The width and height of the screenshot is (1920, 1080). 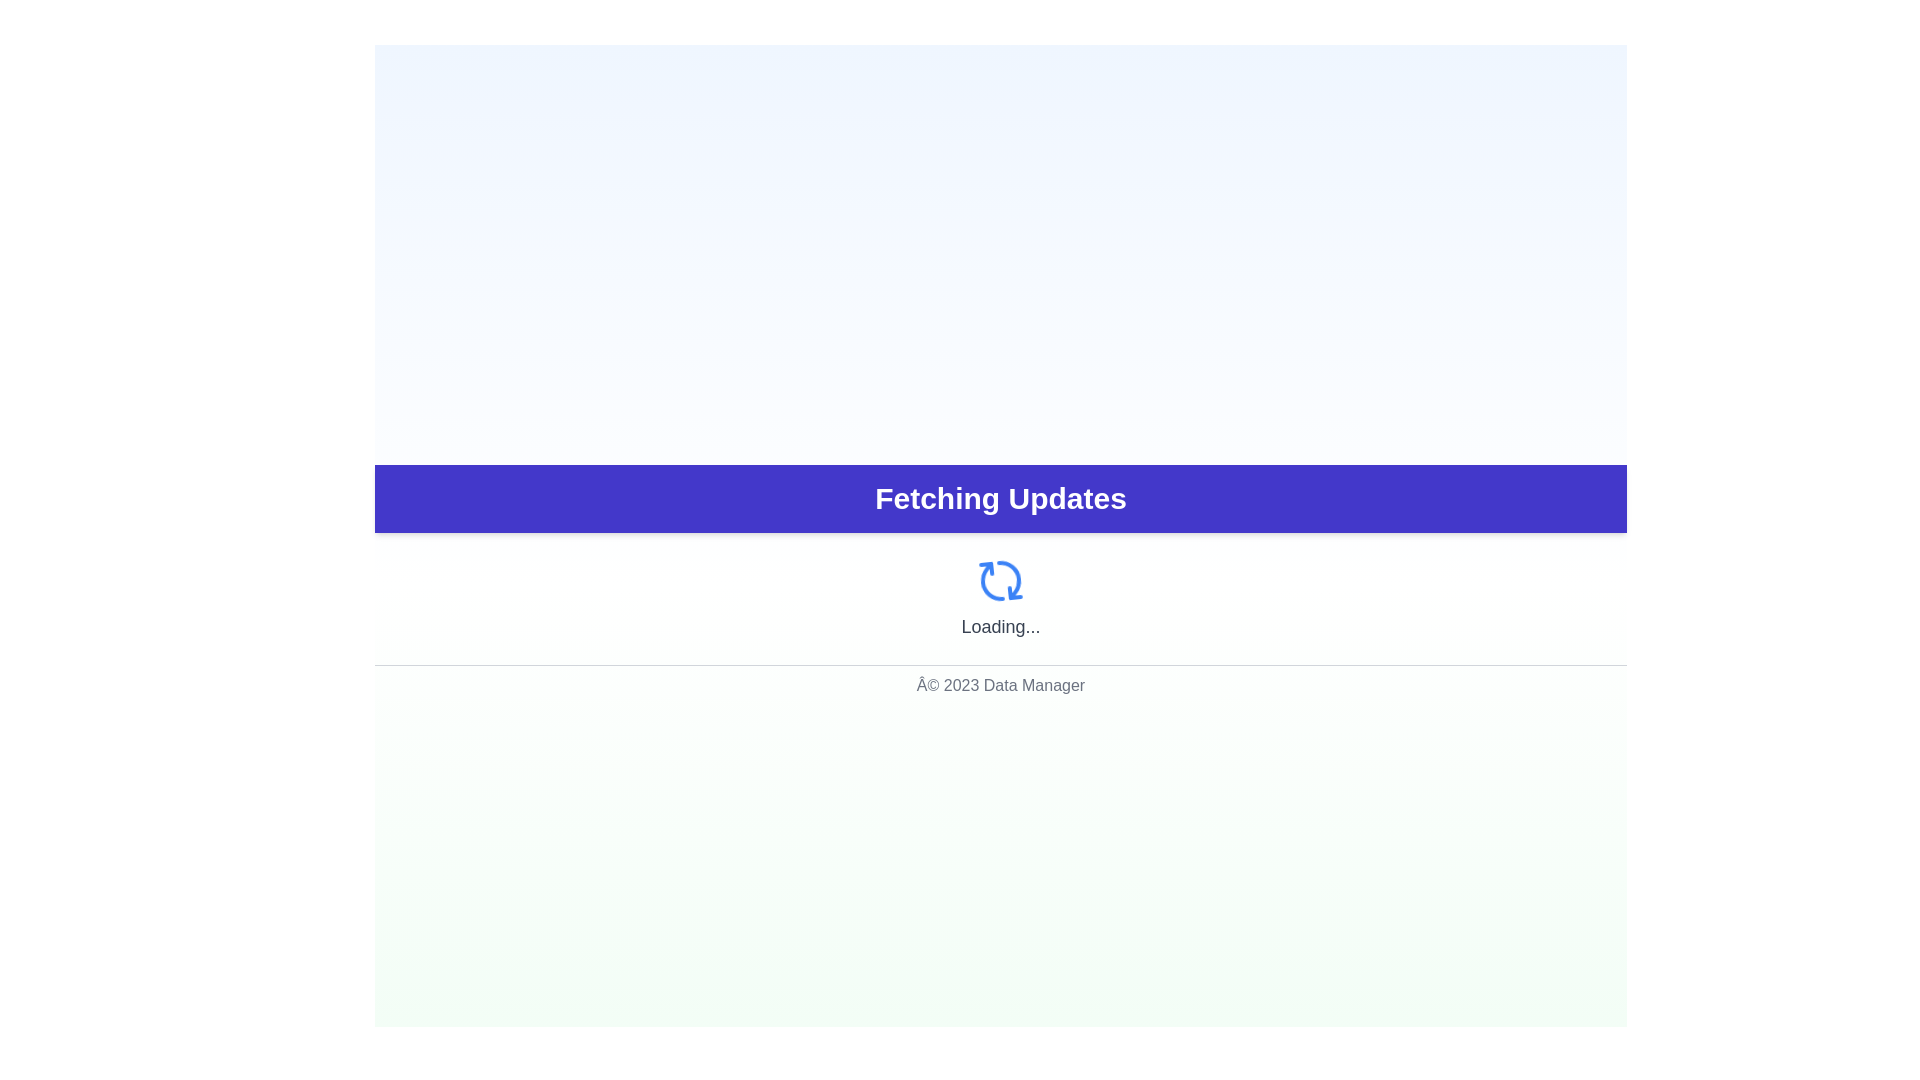 I want to click on the loading indicator that features a spinning refresh icon in blue and the text 'Loading...' beneath it, so click(x=1000, y=597).